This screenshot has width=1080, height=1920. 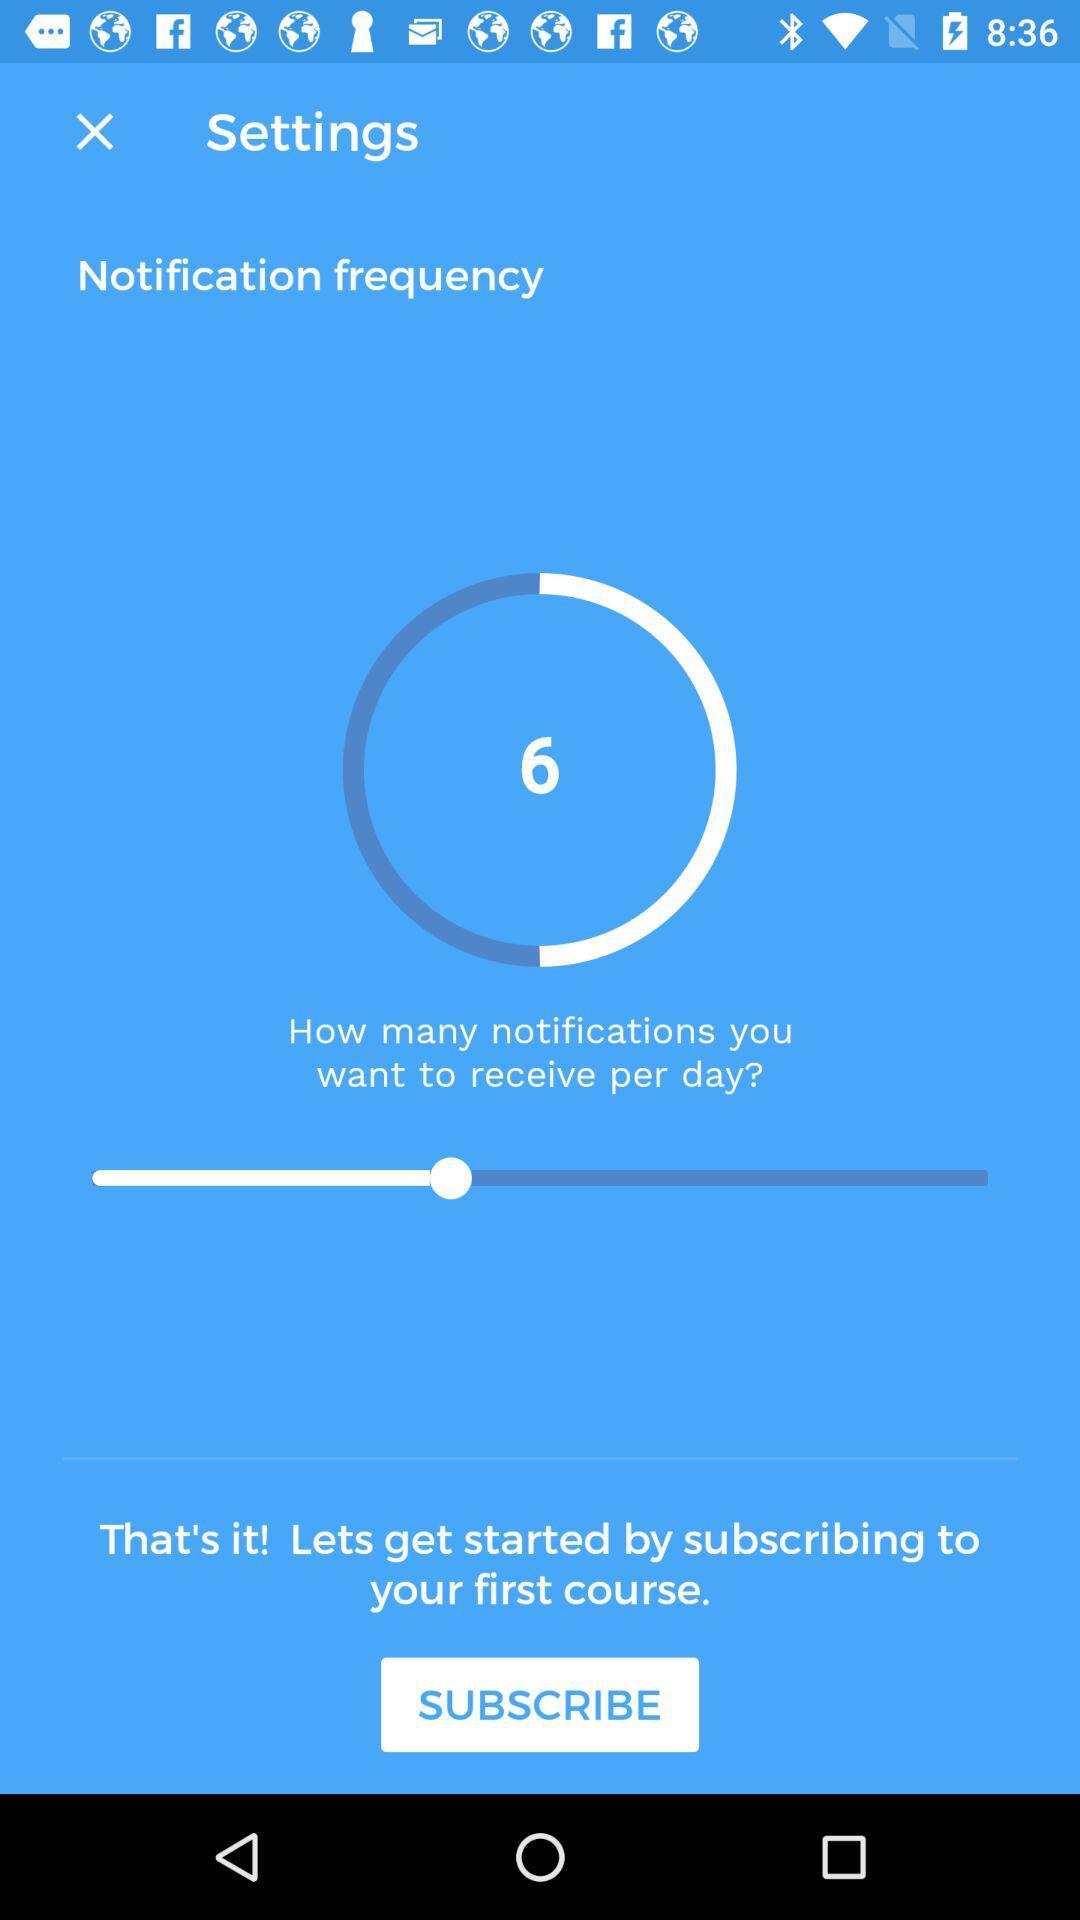 I want to click on the close icon, so click(x=94, y=130).